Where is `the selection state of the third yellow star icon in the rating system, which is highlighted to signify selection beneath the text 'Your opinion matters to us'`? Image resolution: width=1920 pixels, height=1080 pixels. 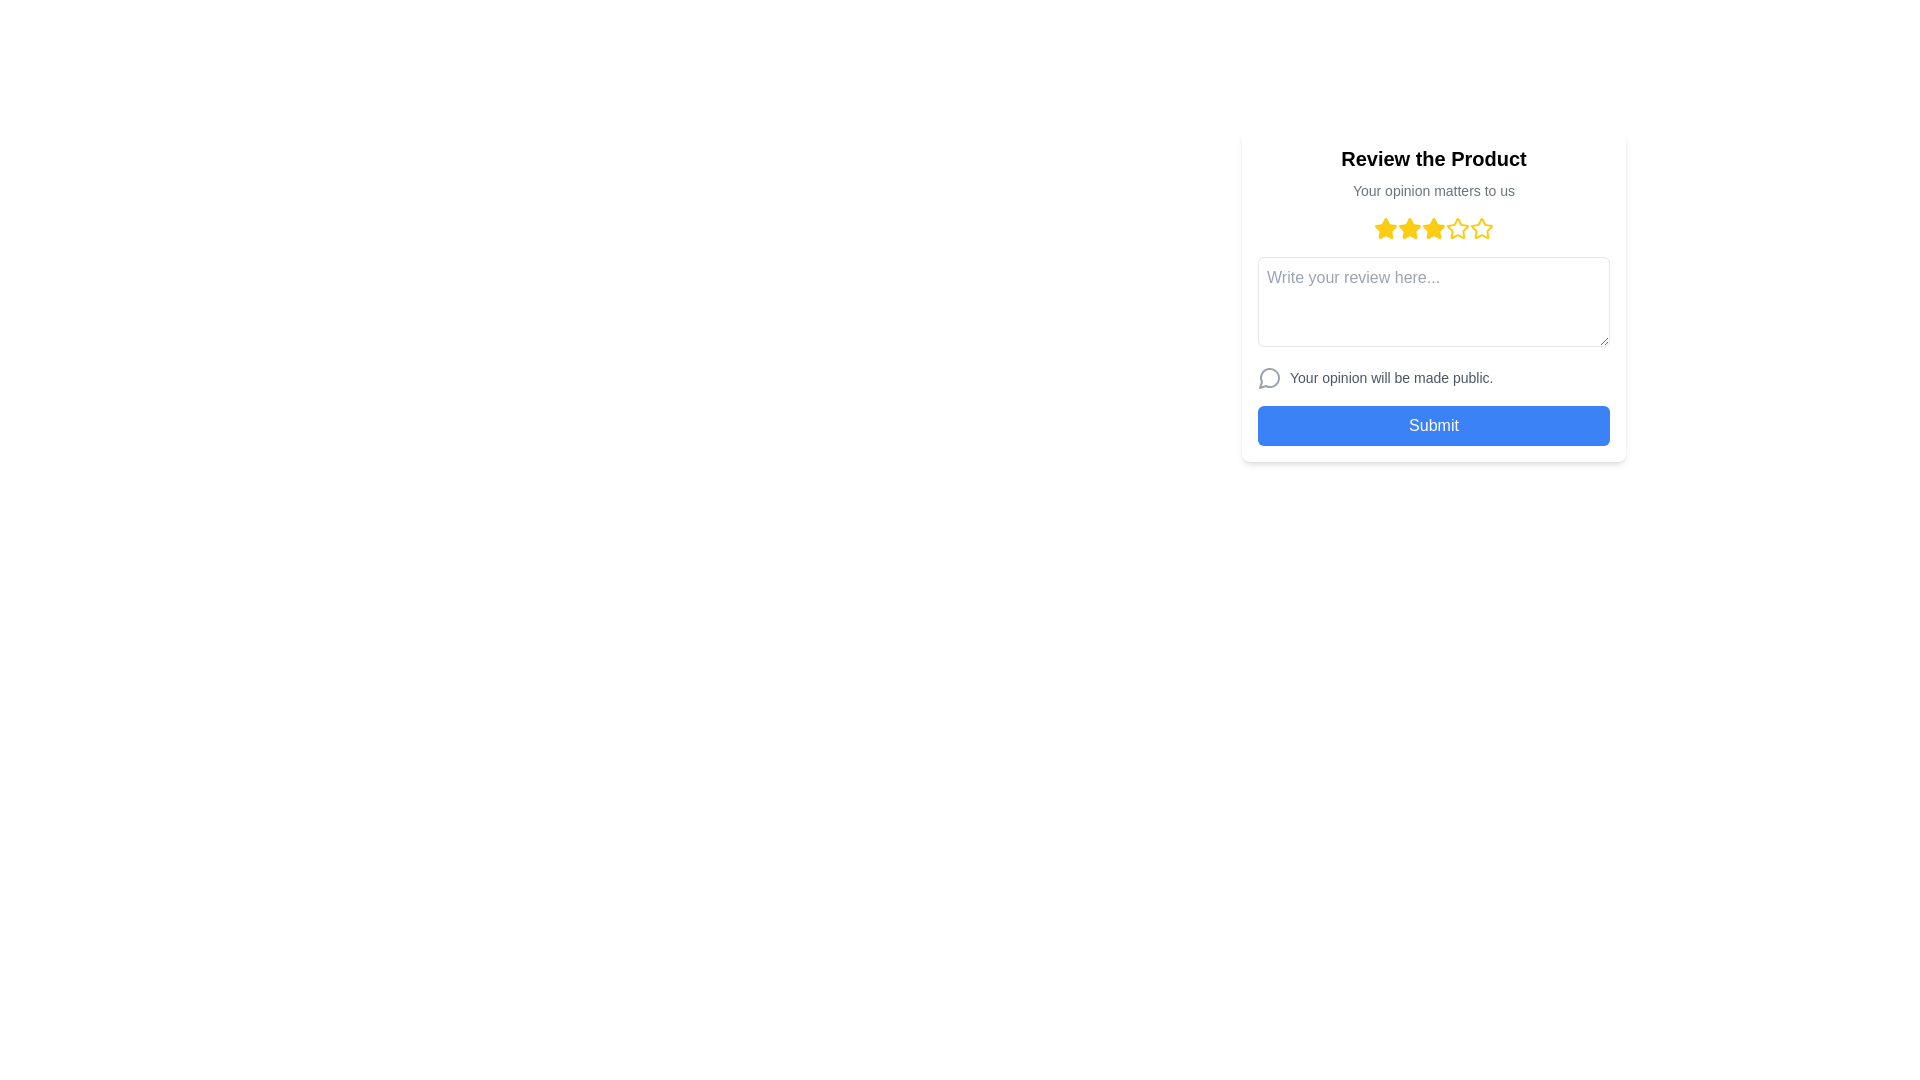 the selection state of the third yellow star icon in the rating system, which is highlighted to signify selection beneath the text 'Your opinion matters to us' is located at coordinates (1433, 227).